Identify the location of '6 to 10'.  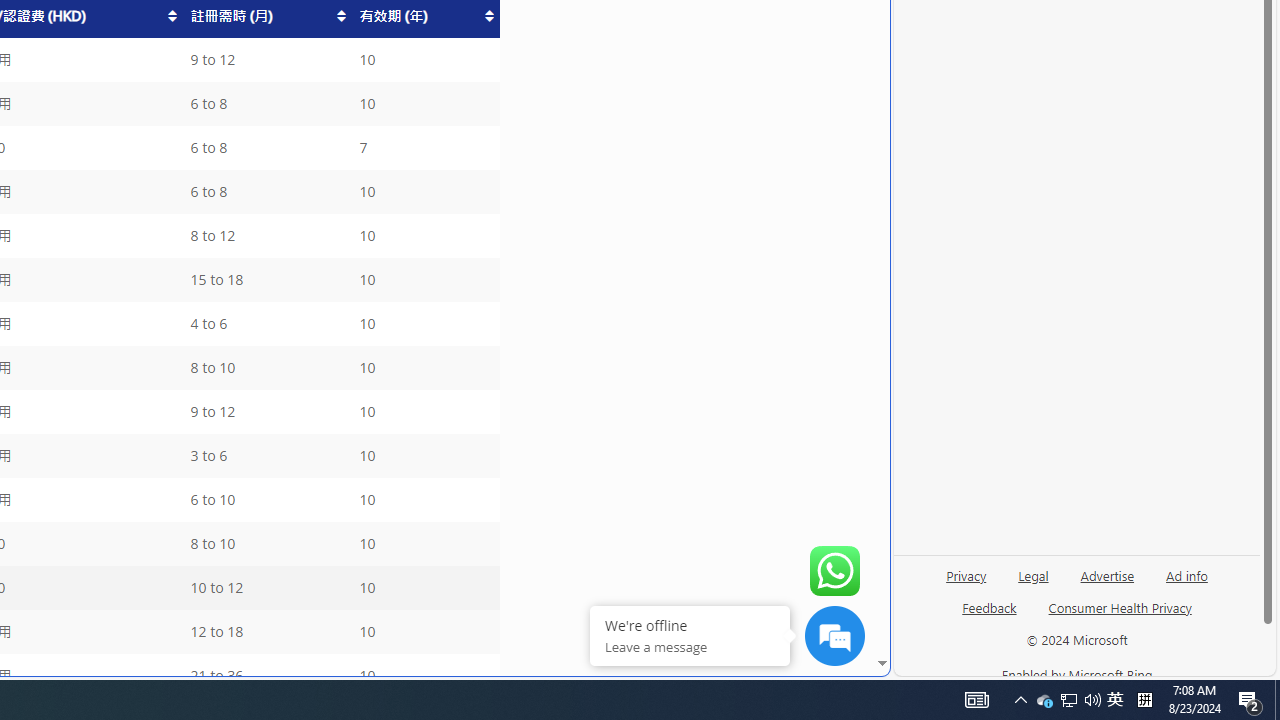
(265, 499).